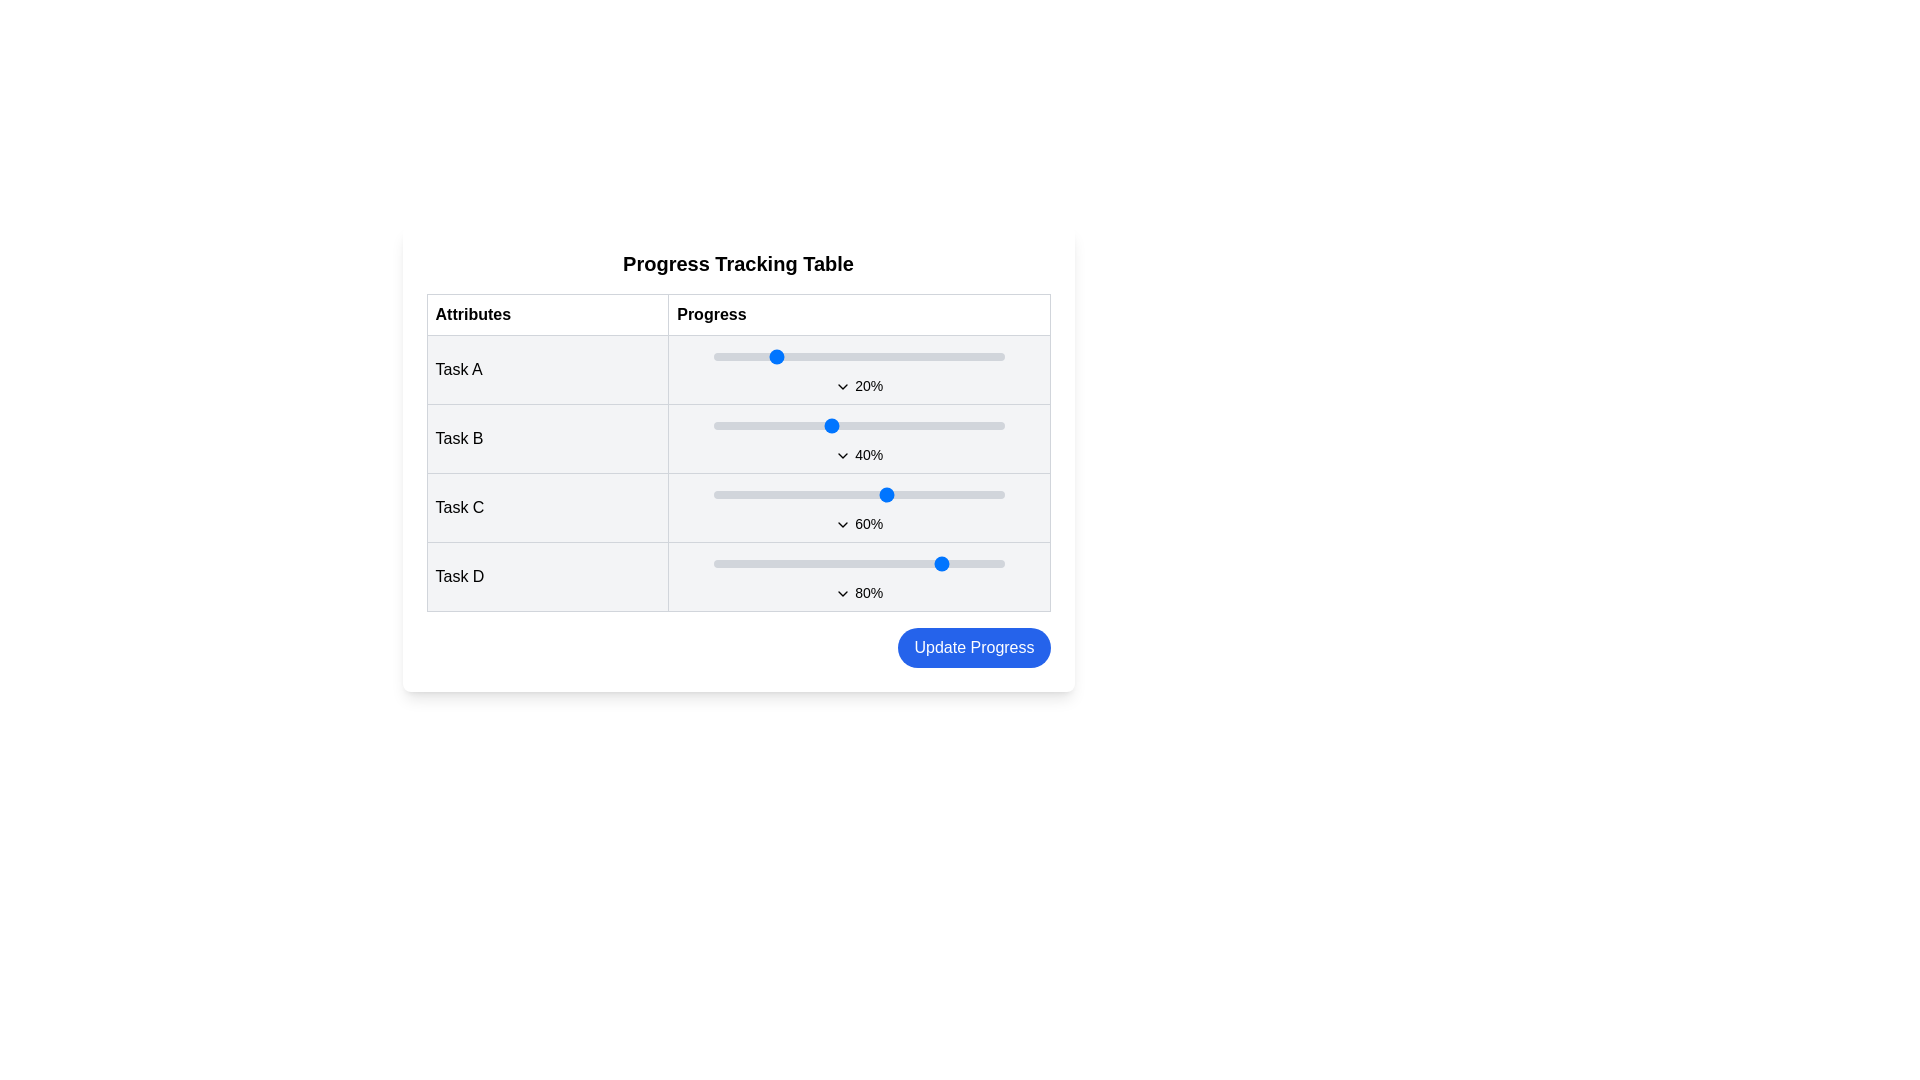 This screenshot has height=1080, width=1920. What do you see at coordinates (770, 356) in the screenshot?
I see `the slider value` at bounding box center [770, 356].